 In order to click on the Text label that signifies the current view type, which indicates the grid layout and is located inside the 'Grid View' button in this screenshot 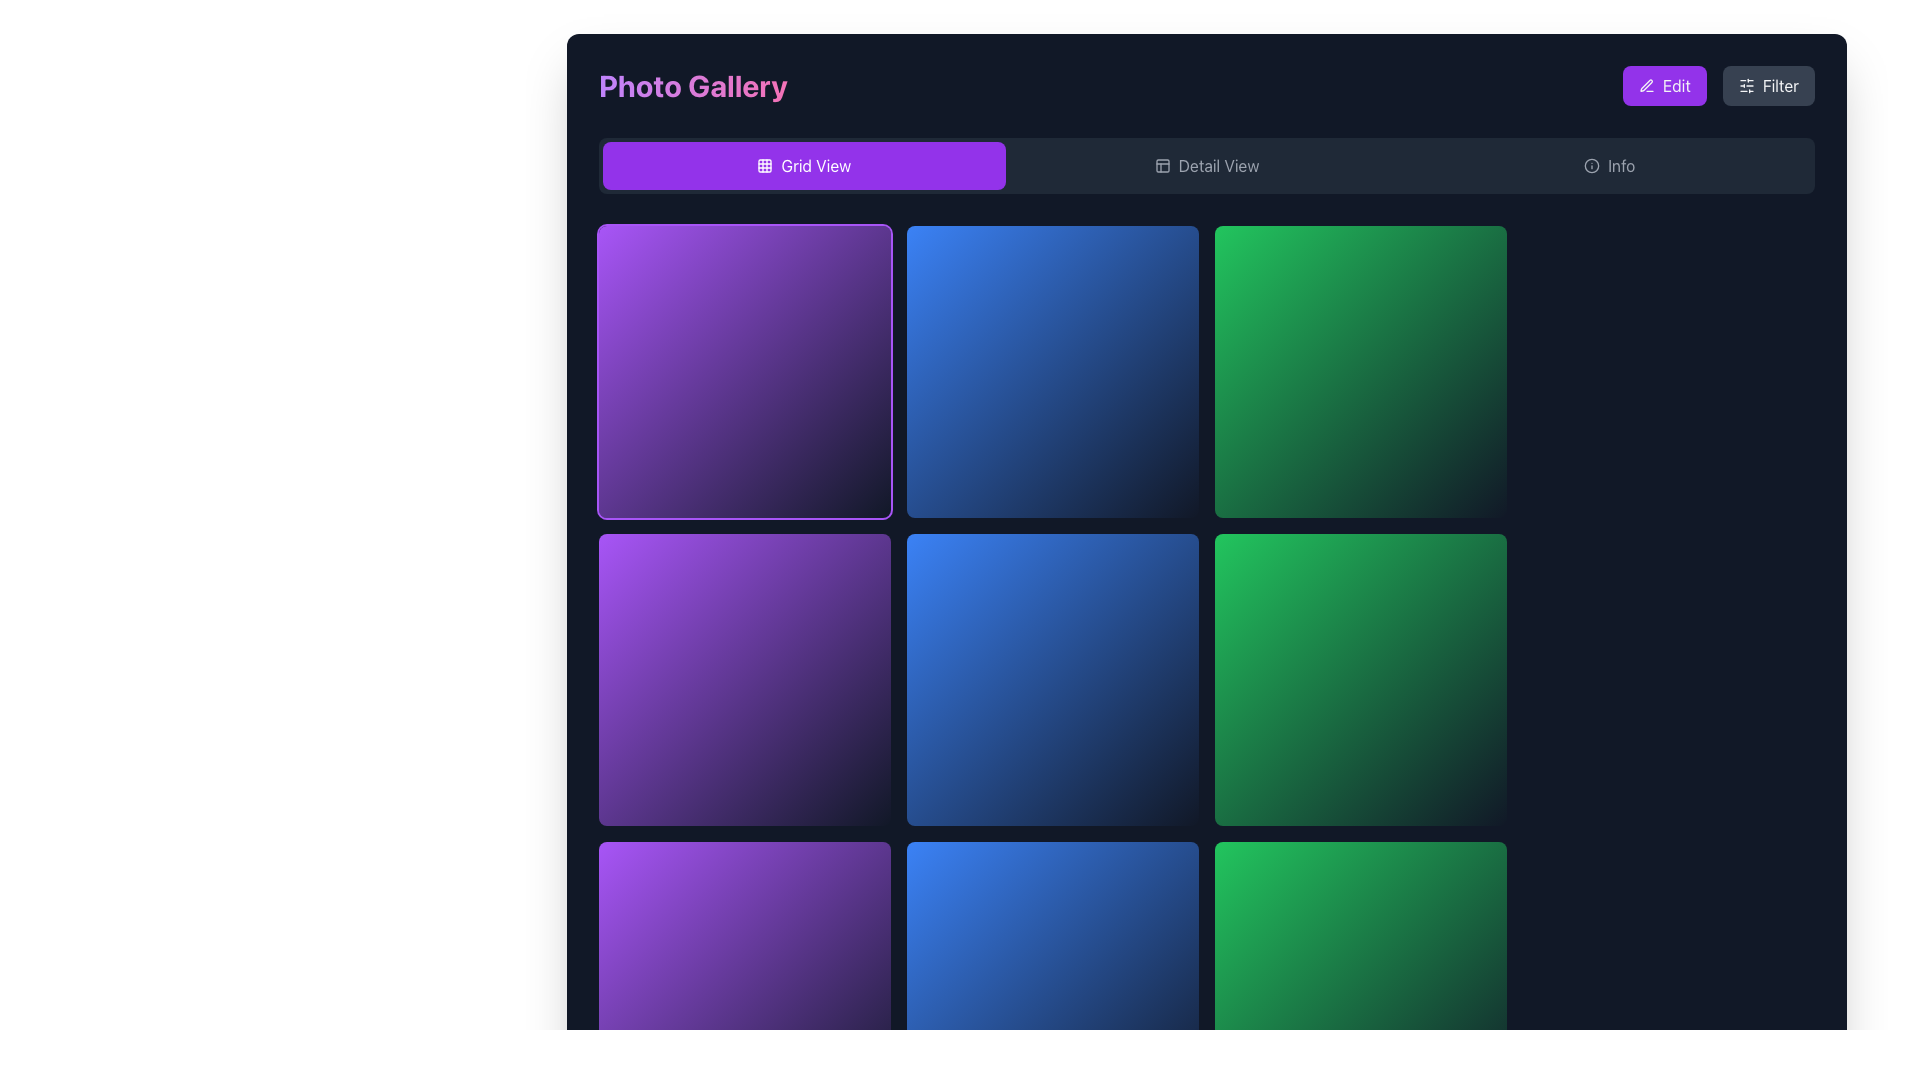, I will do `click(816, 164)`.